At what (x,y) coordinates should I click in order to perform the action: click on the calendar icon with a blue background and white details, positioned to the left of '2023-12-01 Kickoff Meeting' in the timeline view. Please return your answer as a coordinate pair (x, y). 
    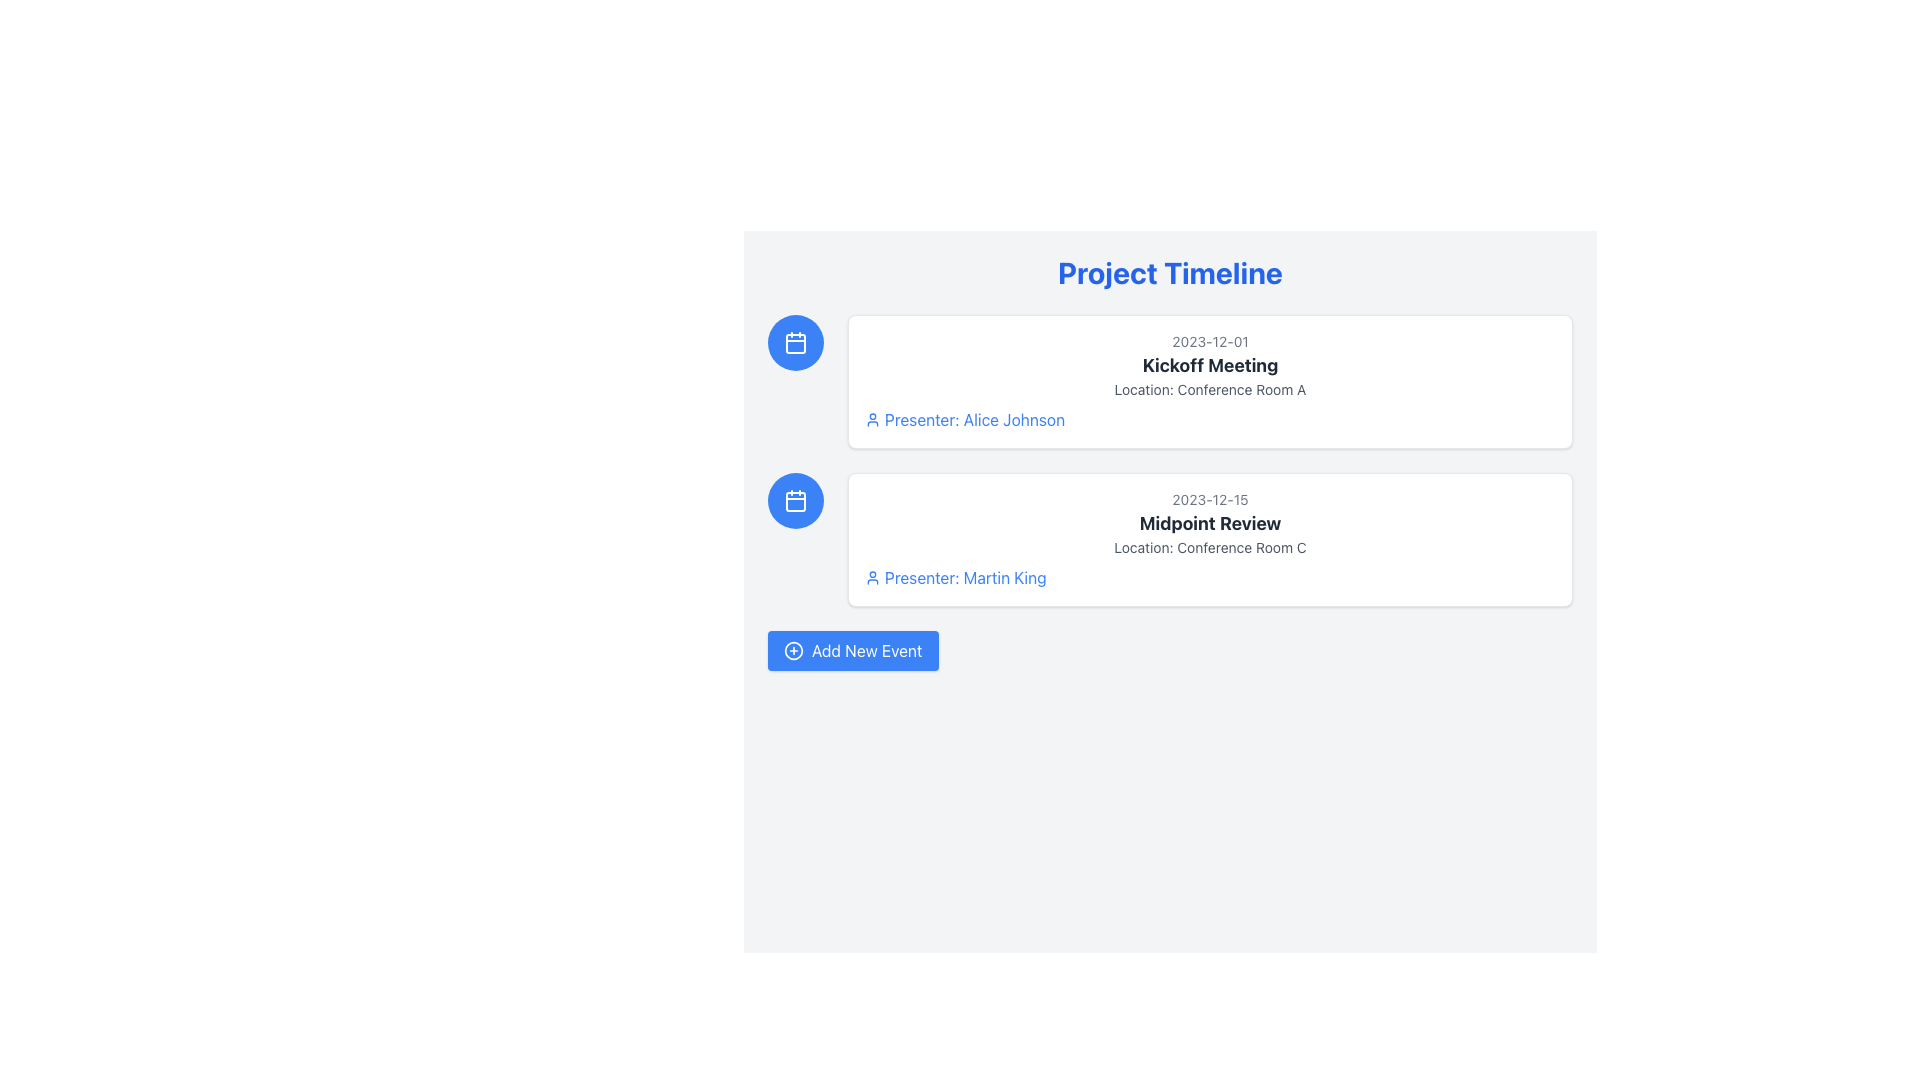
    Looking at the image, I should click on (795, 342).